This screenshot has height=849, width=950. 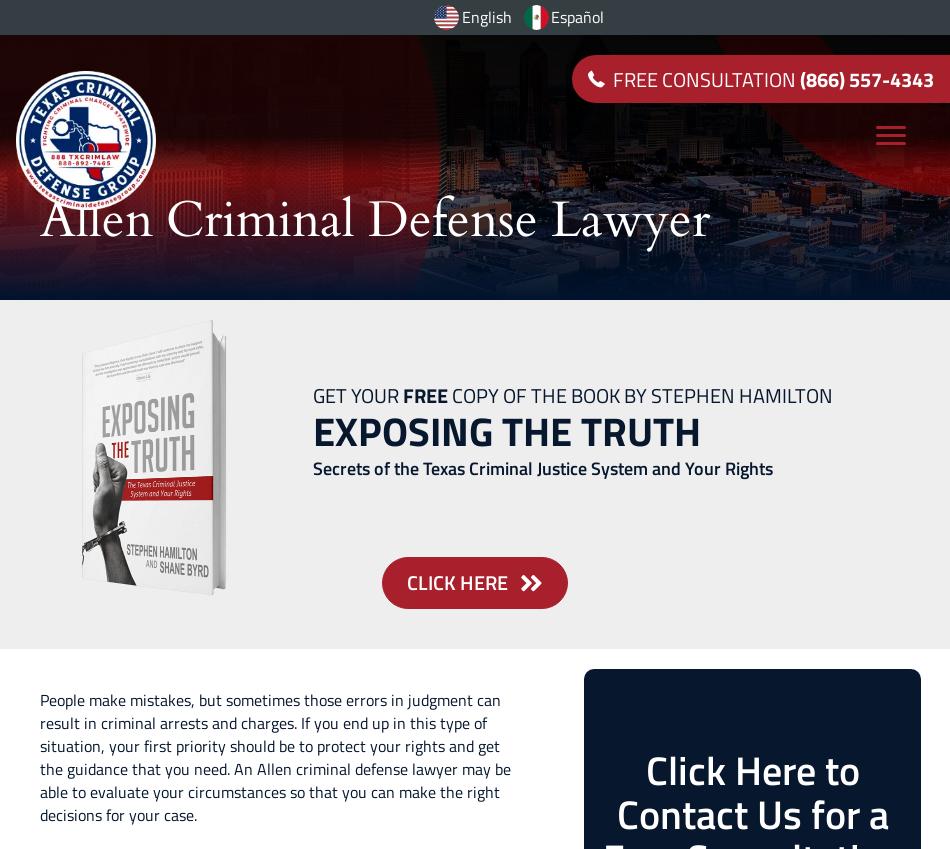 I want to click on 'FREE CONSULTATION', so click(x=706, y=78).